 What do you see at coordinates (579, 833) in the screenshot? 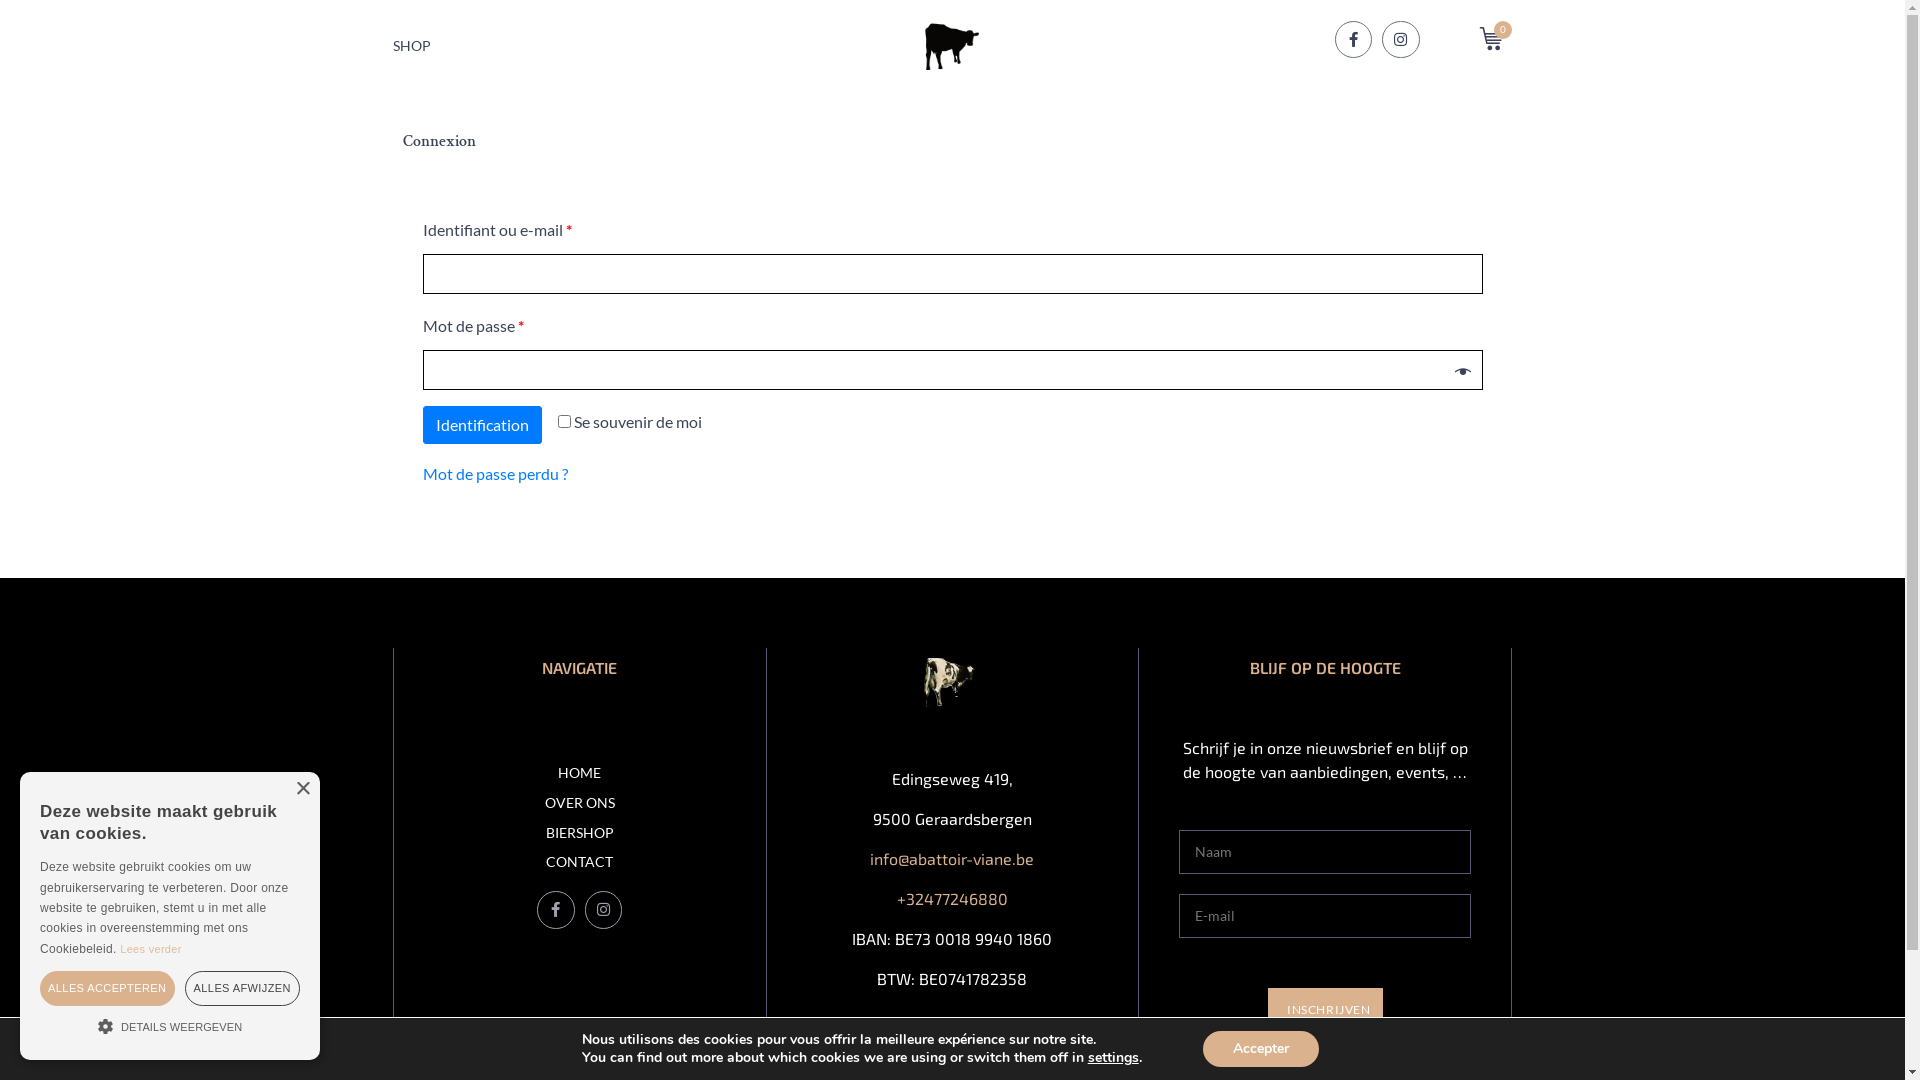
I see `'BIERSHOP'` at bounding box center [579, 833].